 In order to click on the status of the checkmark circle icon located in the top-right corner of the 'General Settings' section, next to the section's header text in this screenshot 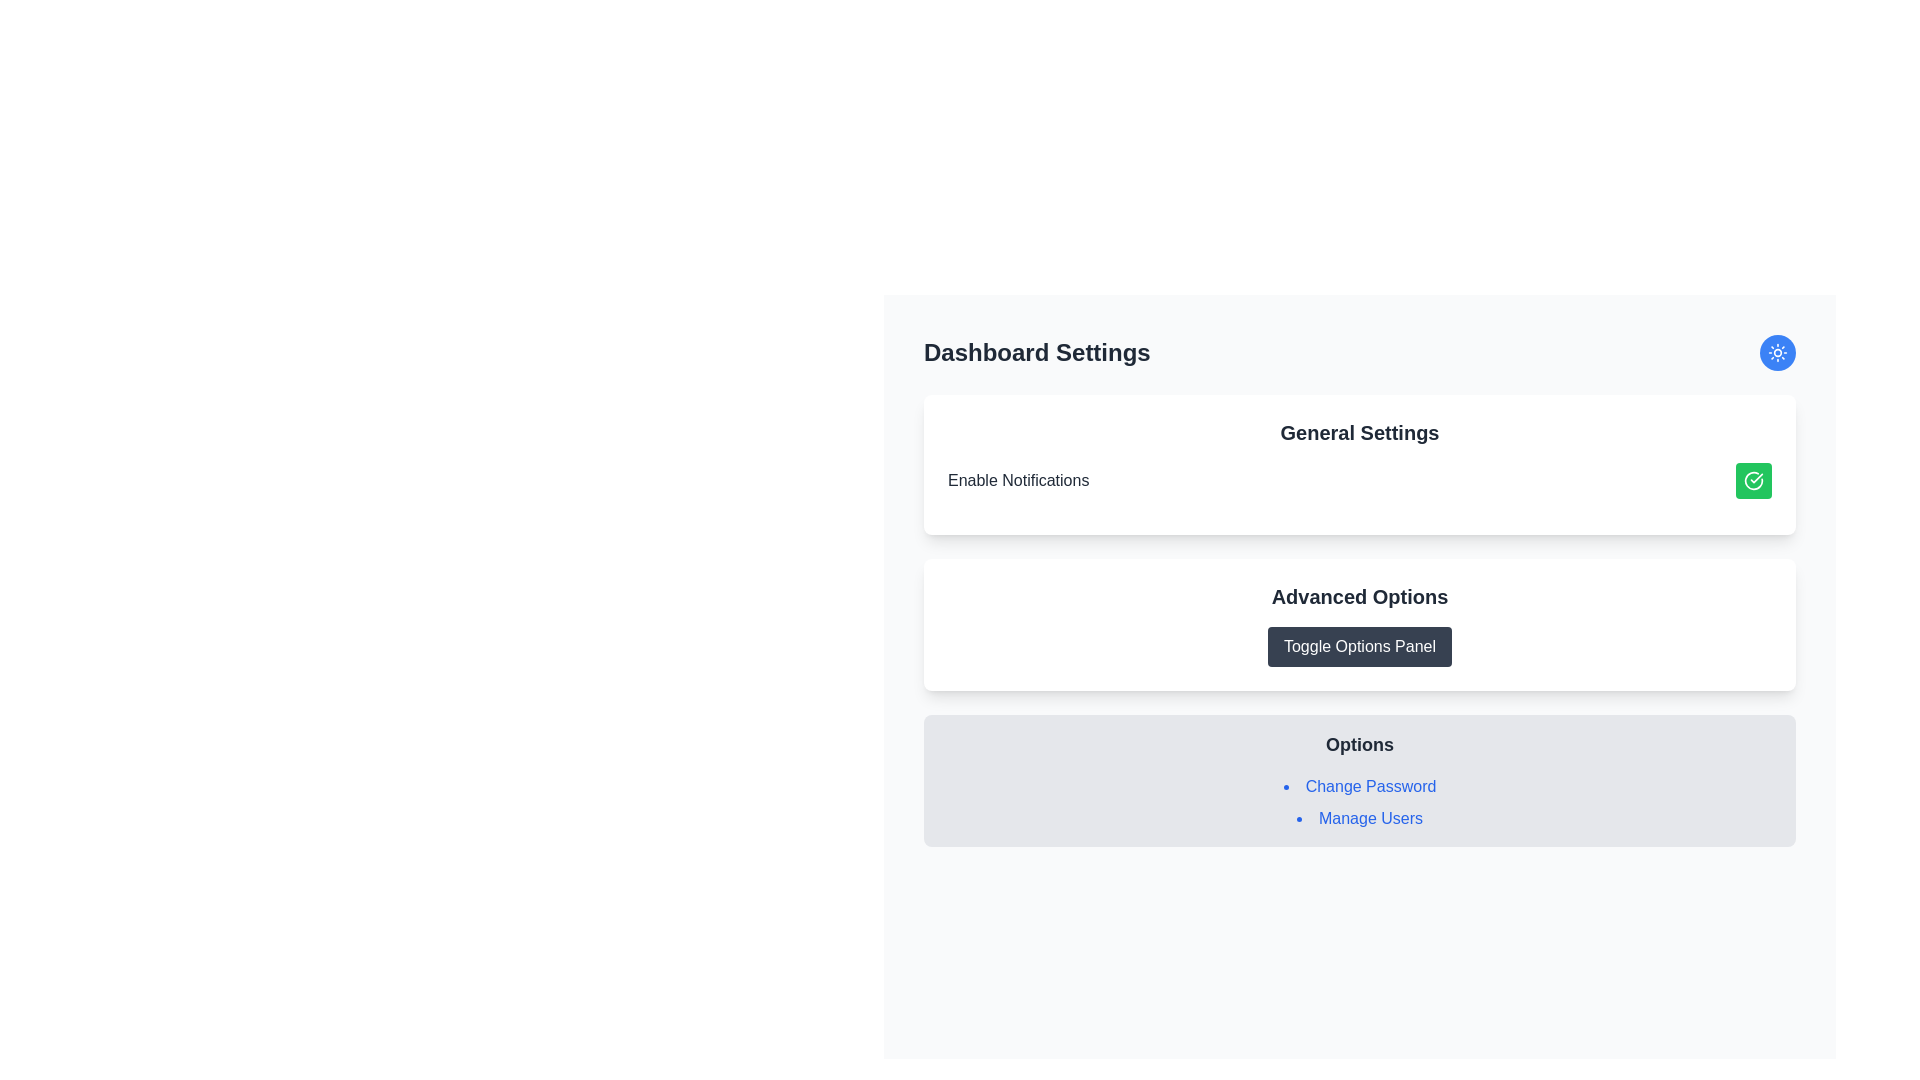, I will do `click(1752, 481)`.